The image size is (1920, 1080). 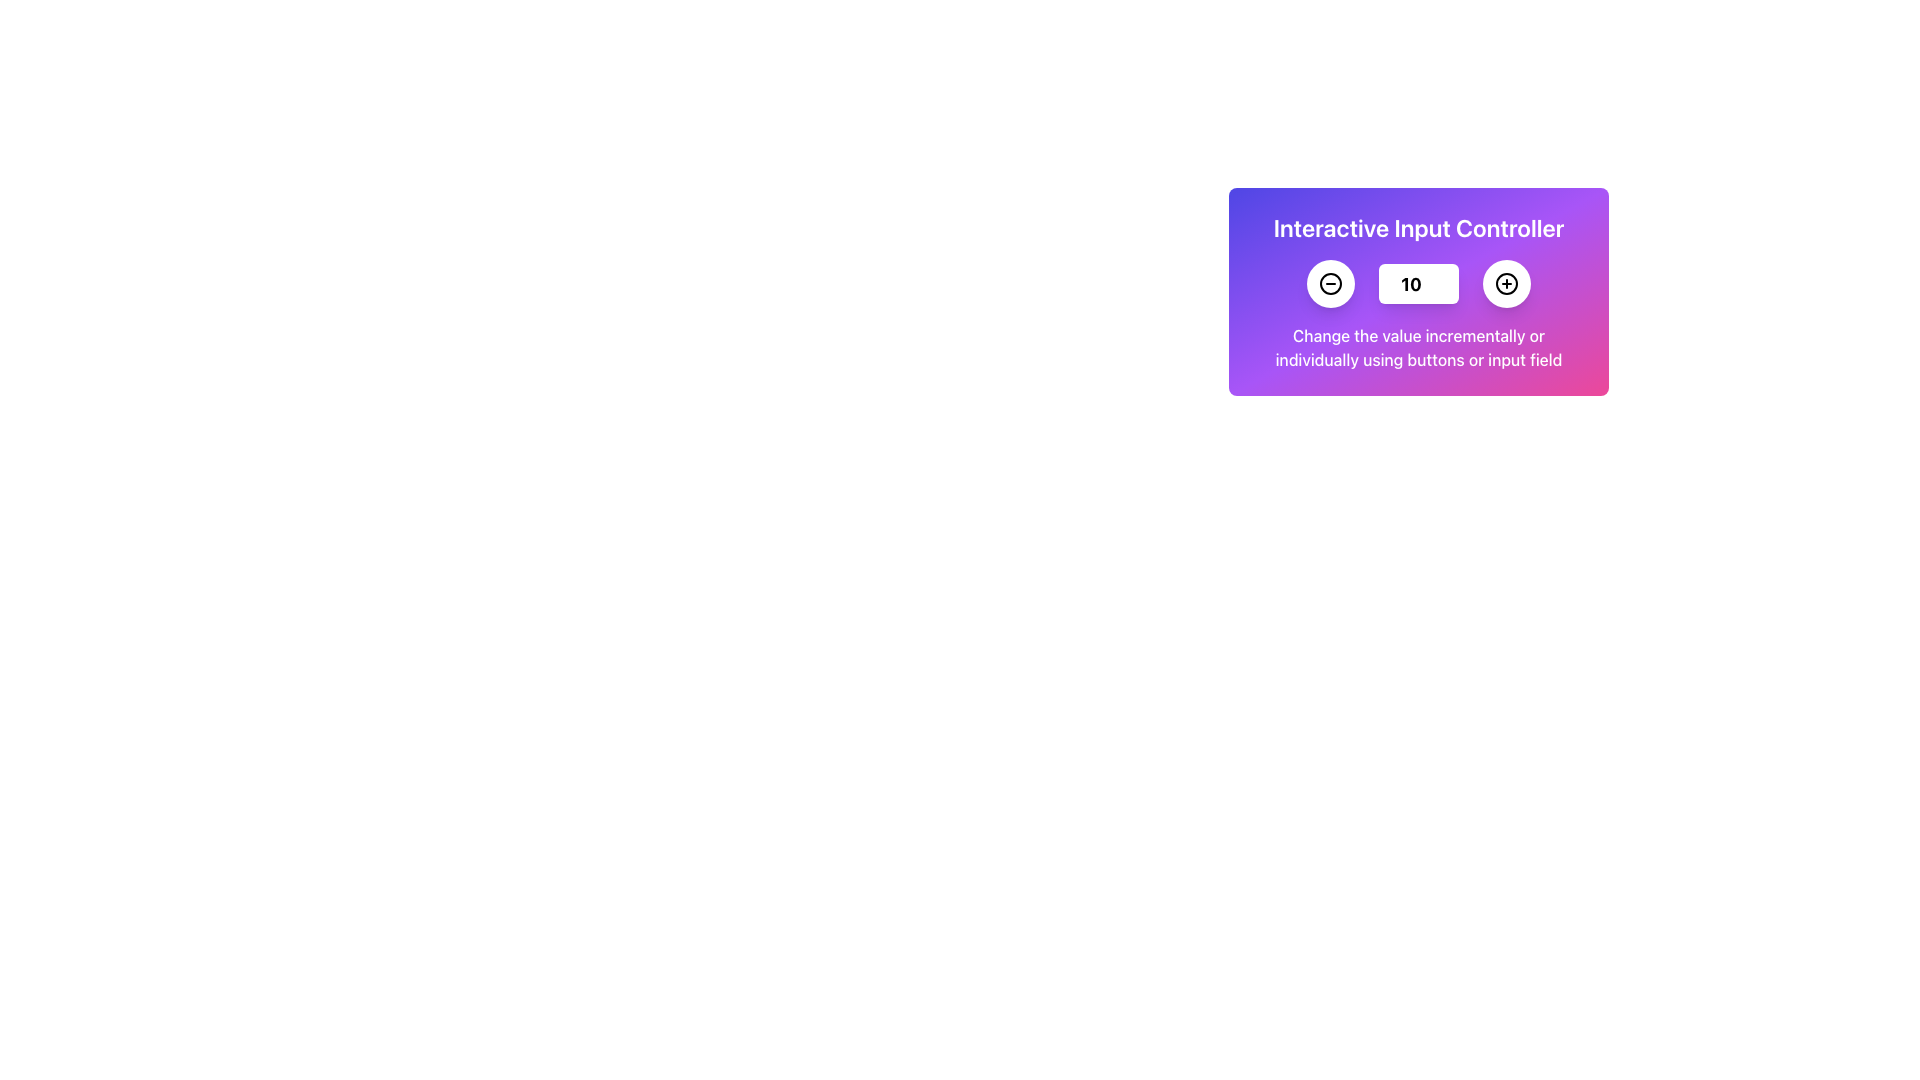 I want to click on the circular minus button with a black border, positioned to the left of the numerical input box in the interactive card interface, to observe any hover effects, so click(x=1330, y=284).